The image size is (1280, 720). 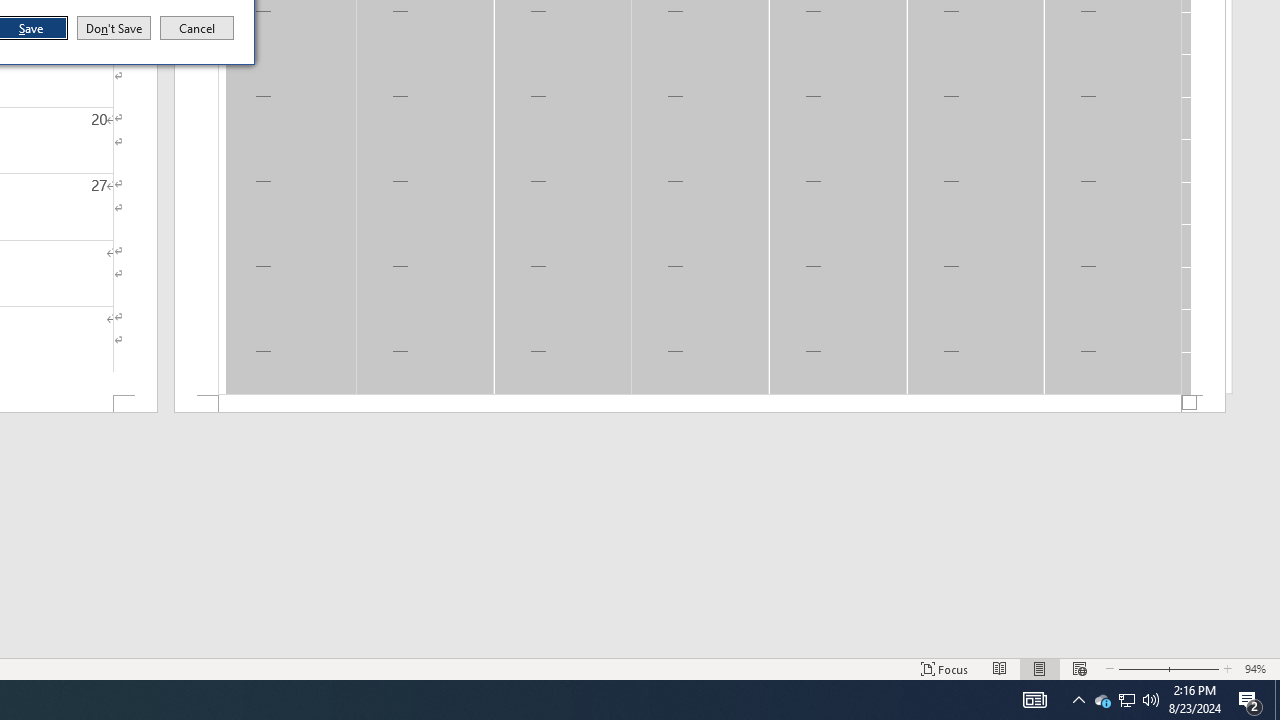 What do you see at coordinates (197, 28) in the screenshot?
I see `'Cancel'` at bounding box center [197, 28].